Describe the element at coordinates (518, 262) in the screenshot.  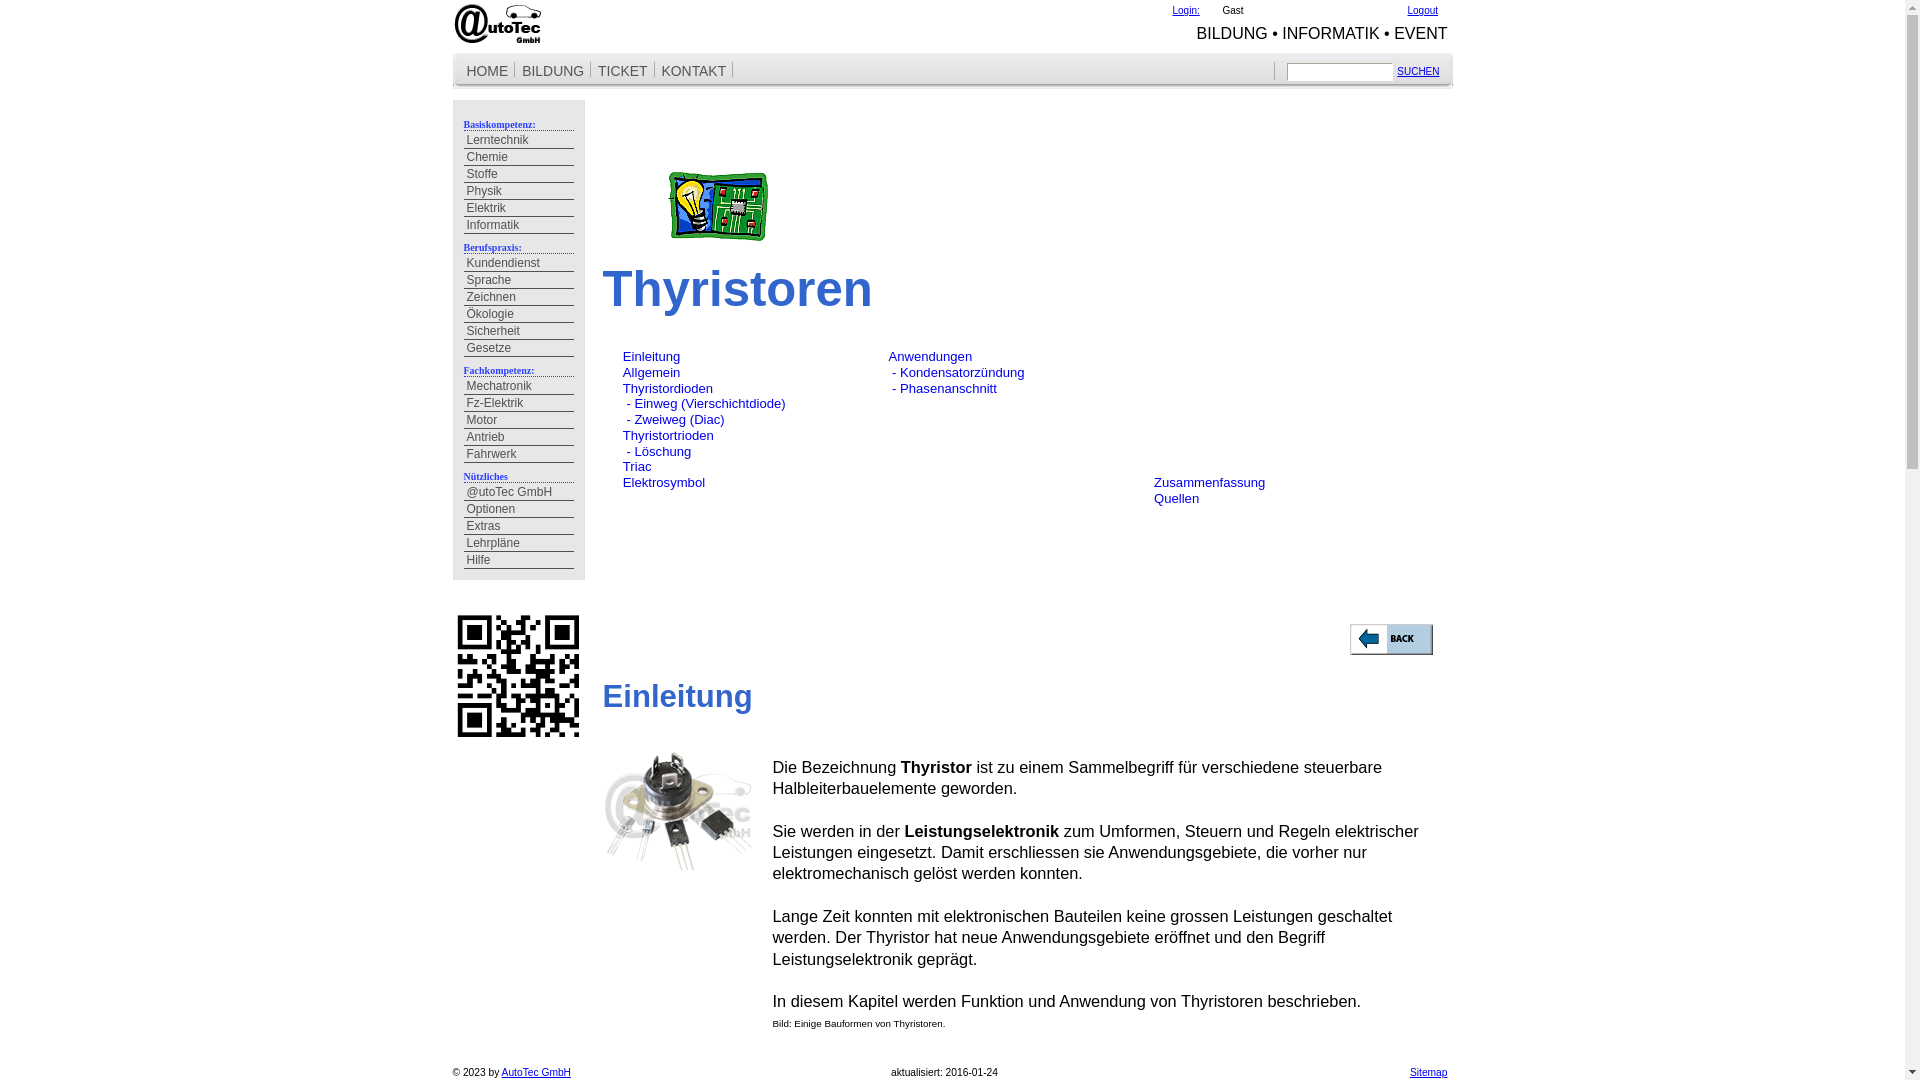
I see `'Kundendienst'` at that location.